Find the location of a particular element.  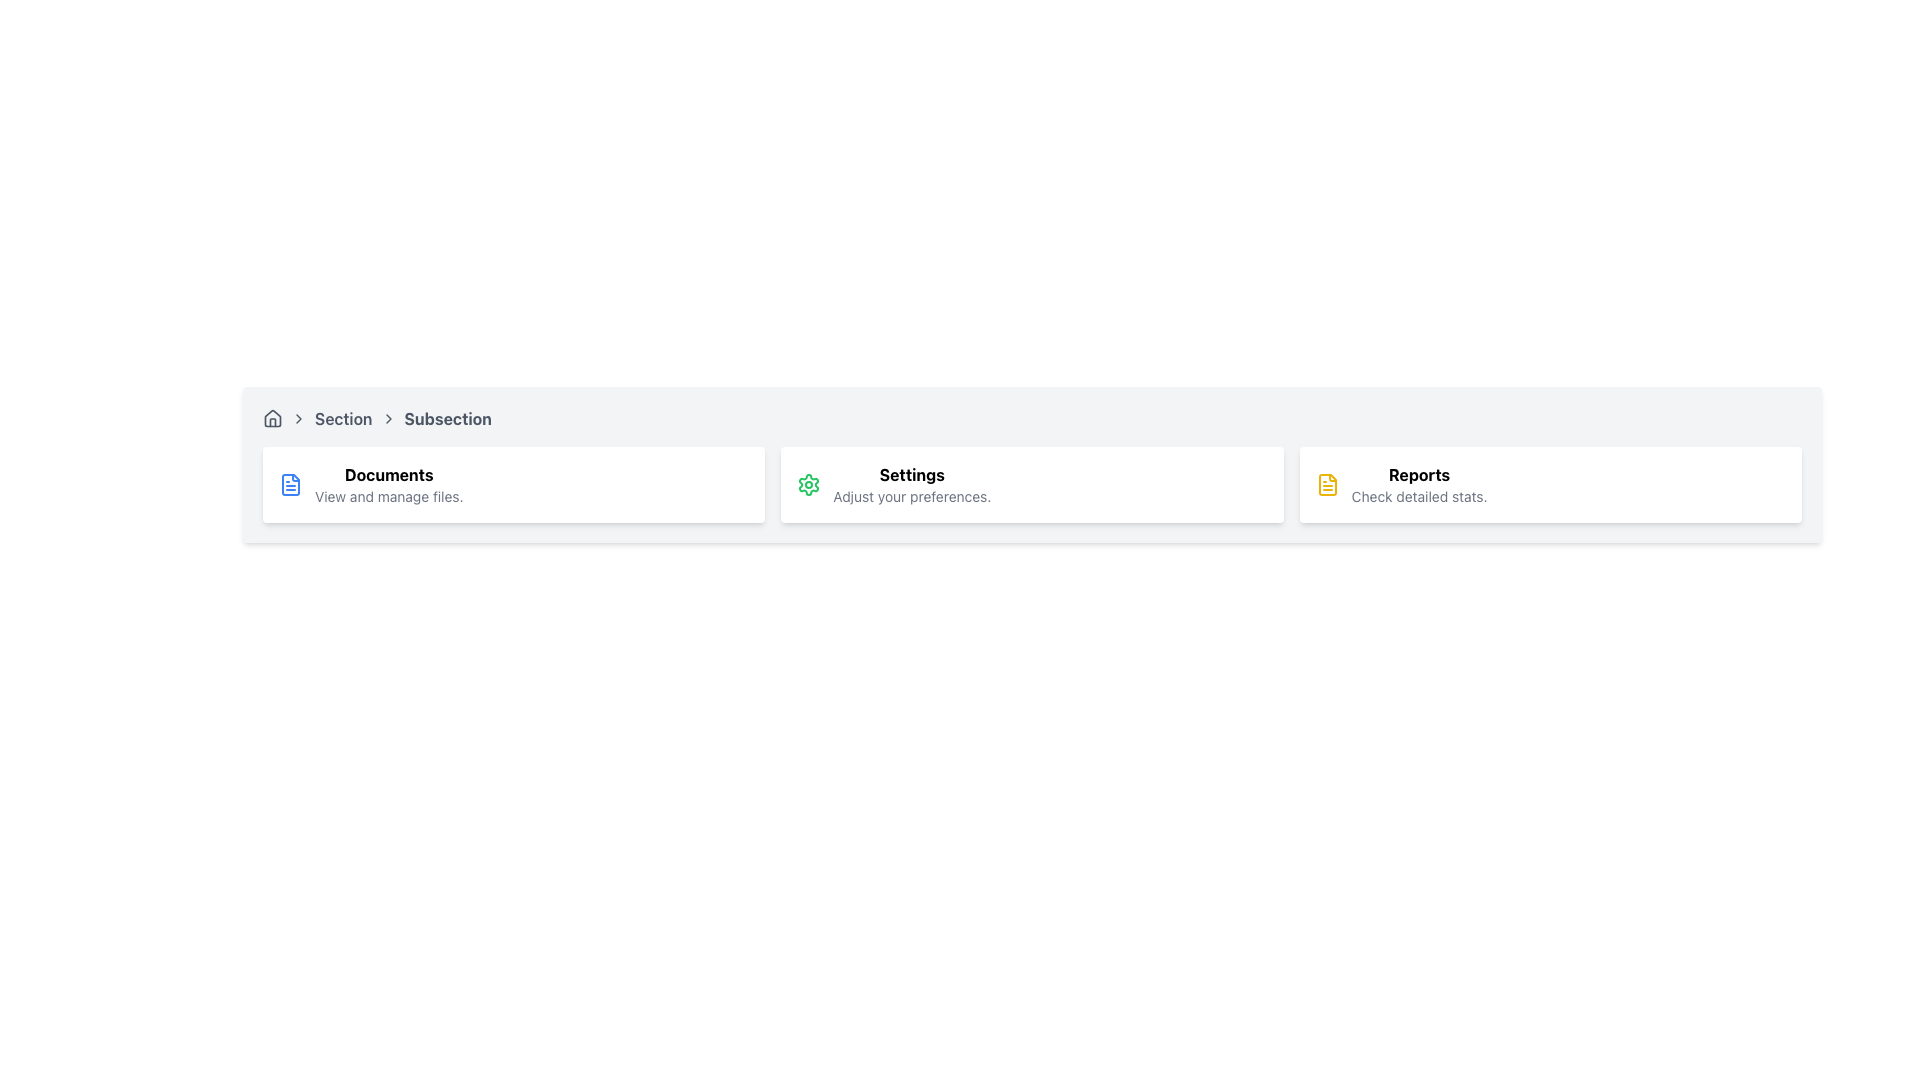

the document icon located at the leftmost position of the 'Documents' card is located at coordinates (290, 485).